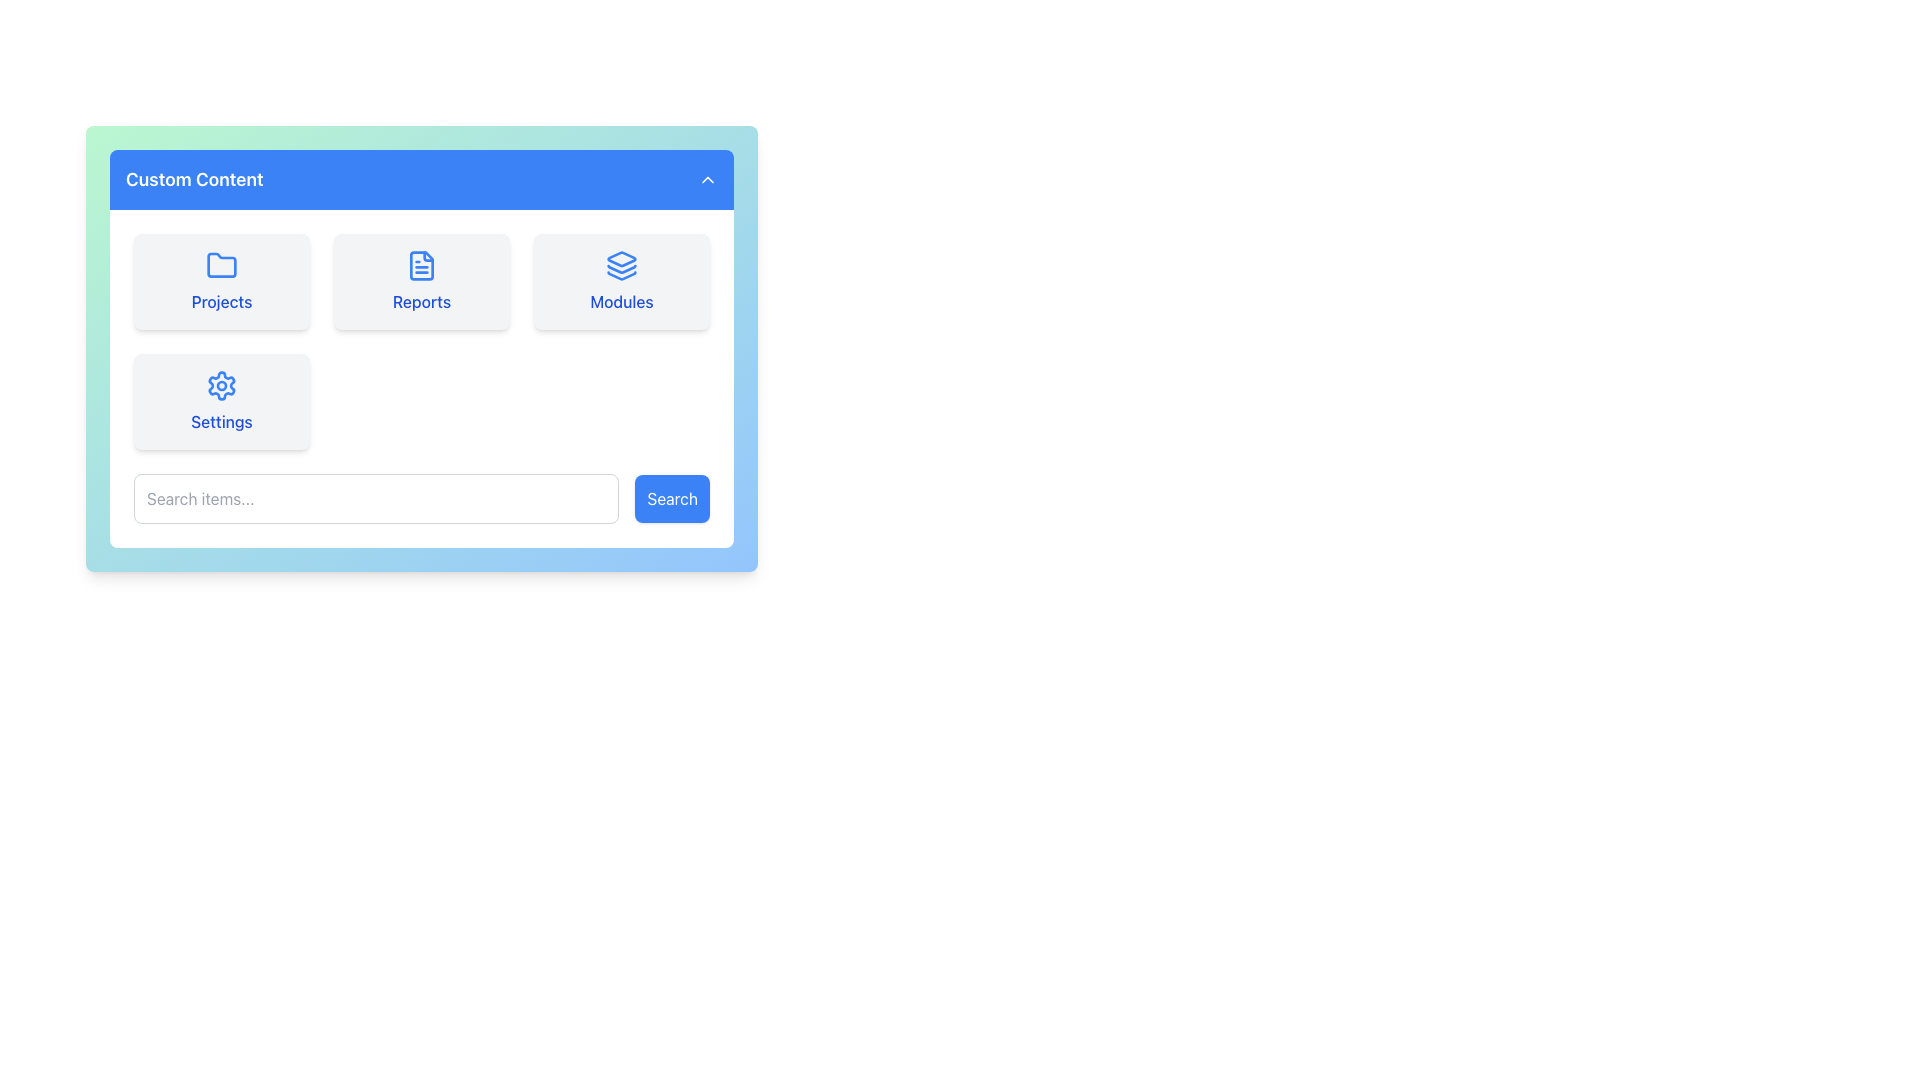 The image size is (1920, 1080). What do you see at coordinates (672, 497) in the screenshot?
I see `the search button located within the lower section of the 'Custom Content' component to observe its hover effects` at bounding box center [672, 497].